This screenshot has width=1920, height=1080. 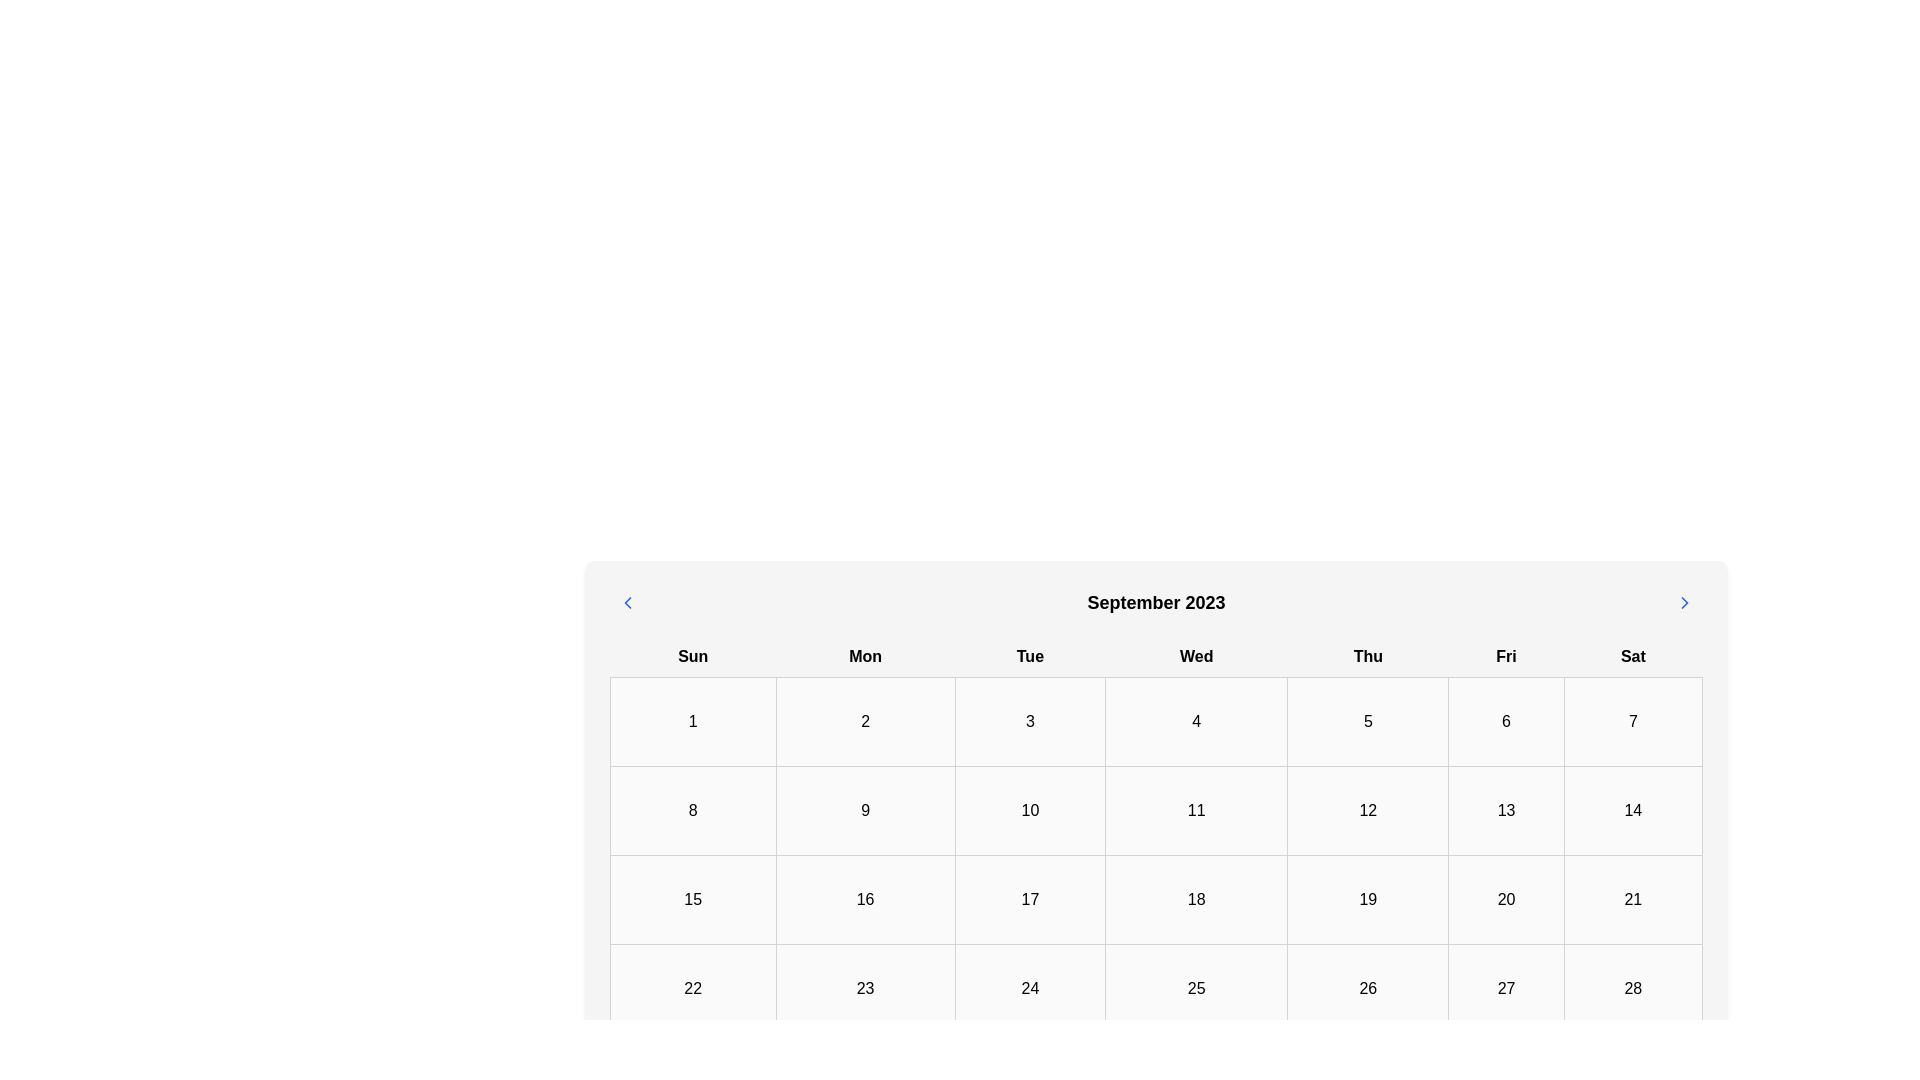 I want to click on the text label for Friday, which is the sixth item in the horizontal sequence of days in the calendar layout, so click(x=1506, y=657).